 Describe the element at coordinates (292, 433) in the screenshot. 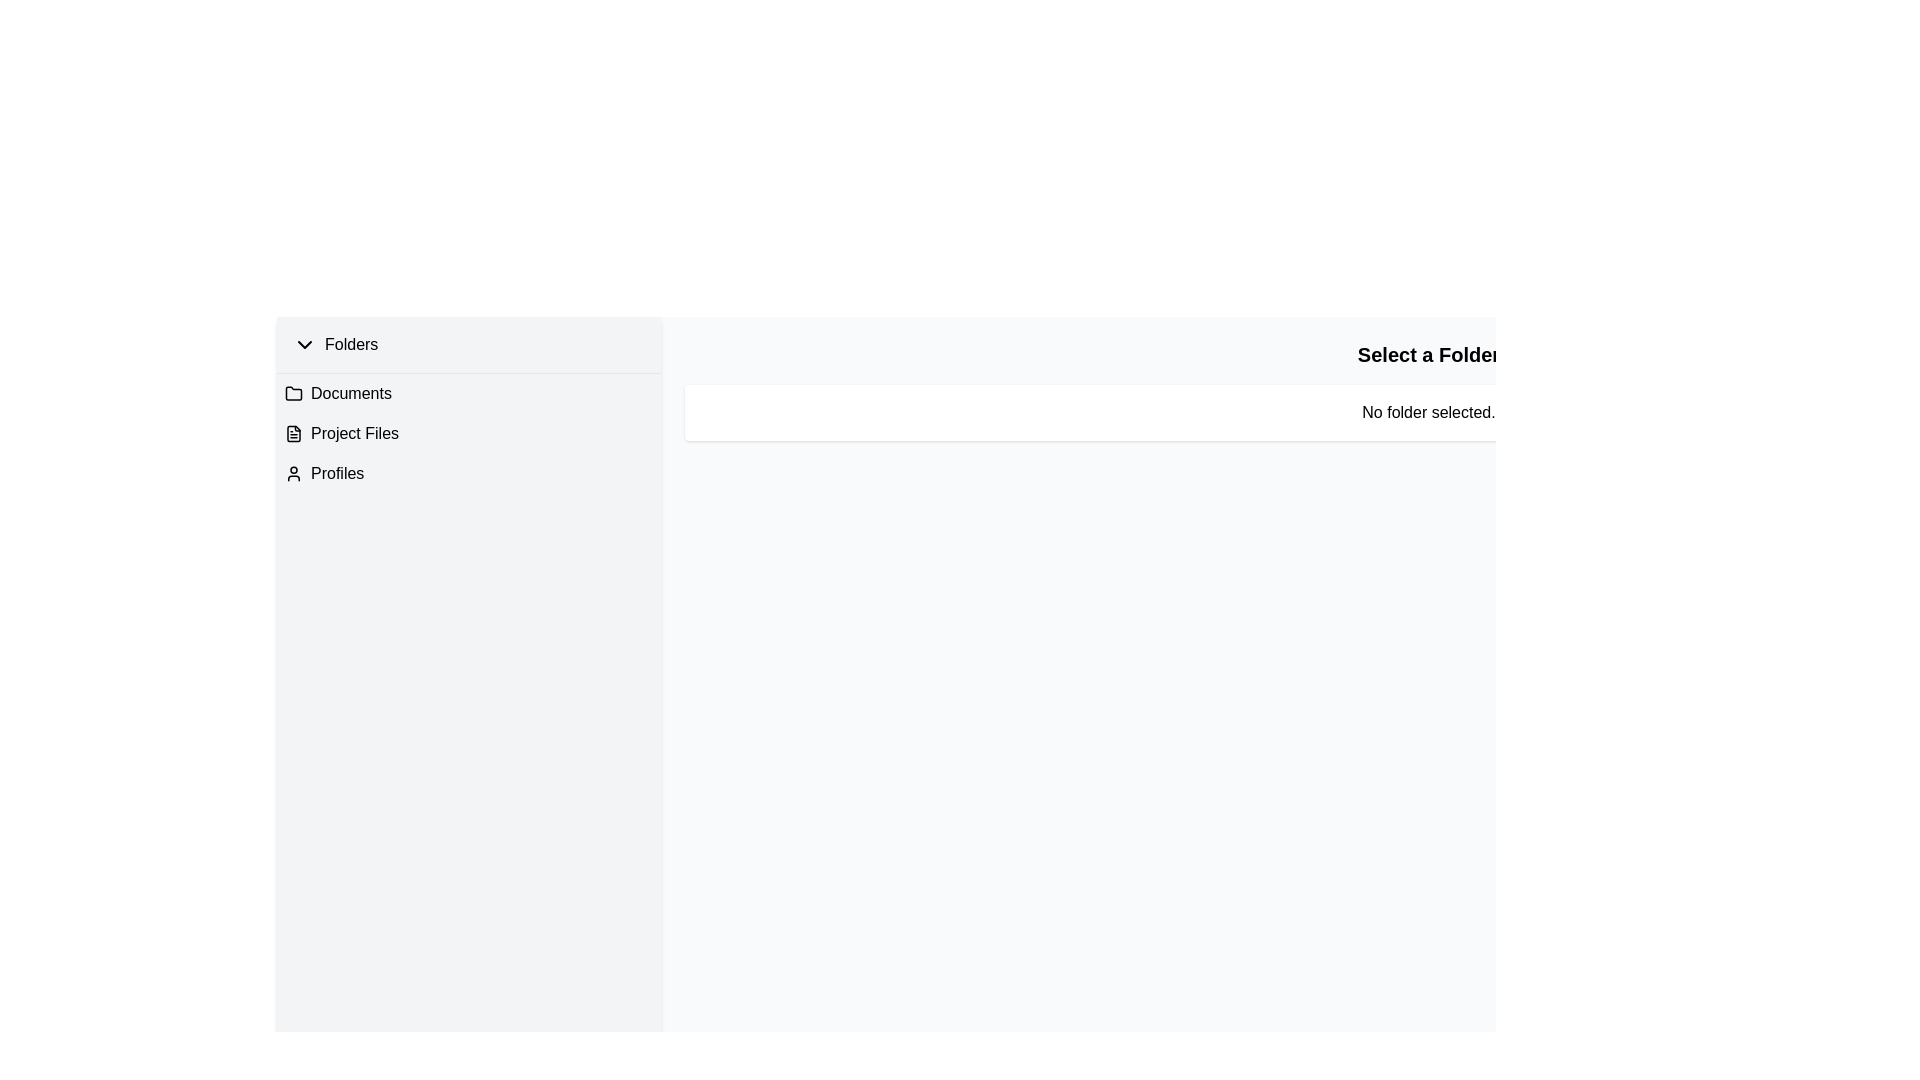

I see `the document icon in the vertical navigation menu, which is the second icon under the 'Folders' section` at that location.